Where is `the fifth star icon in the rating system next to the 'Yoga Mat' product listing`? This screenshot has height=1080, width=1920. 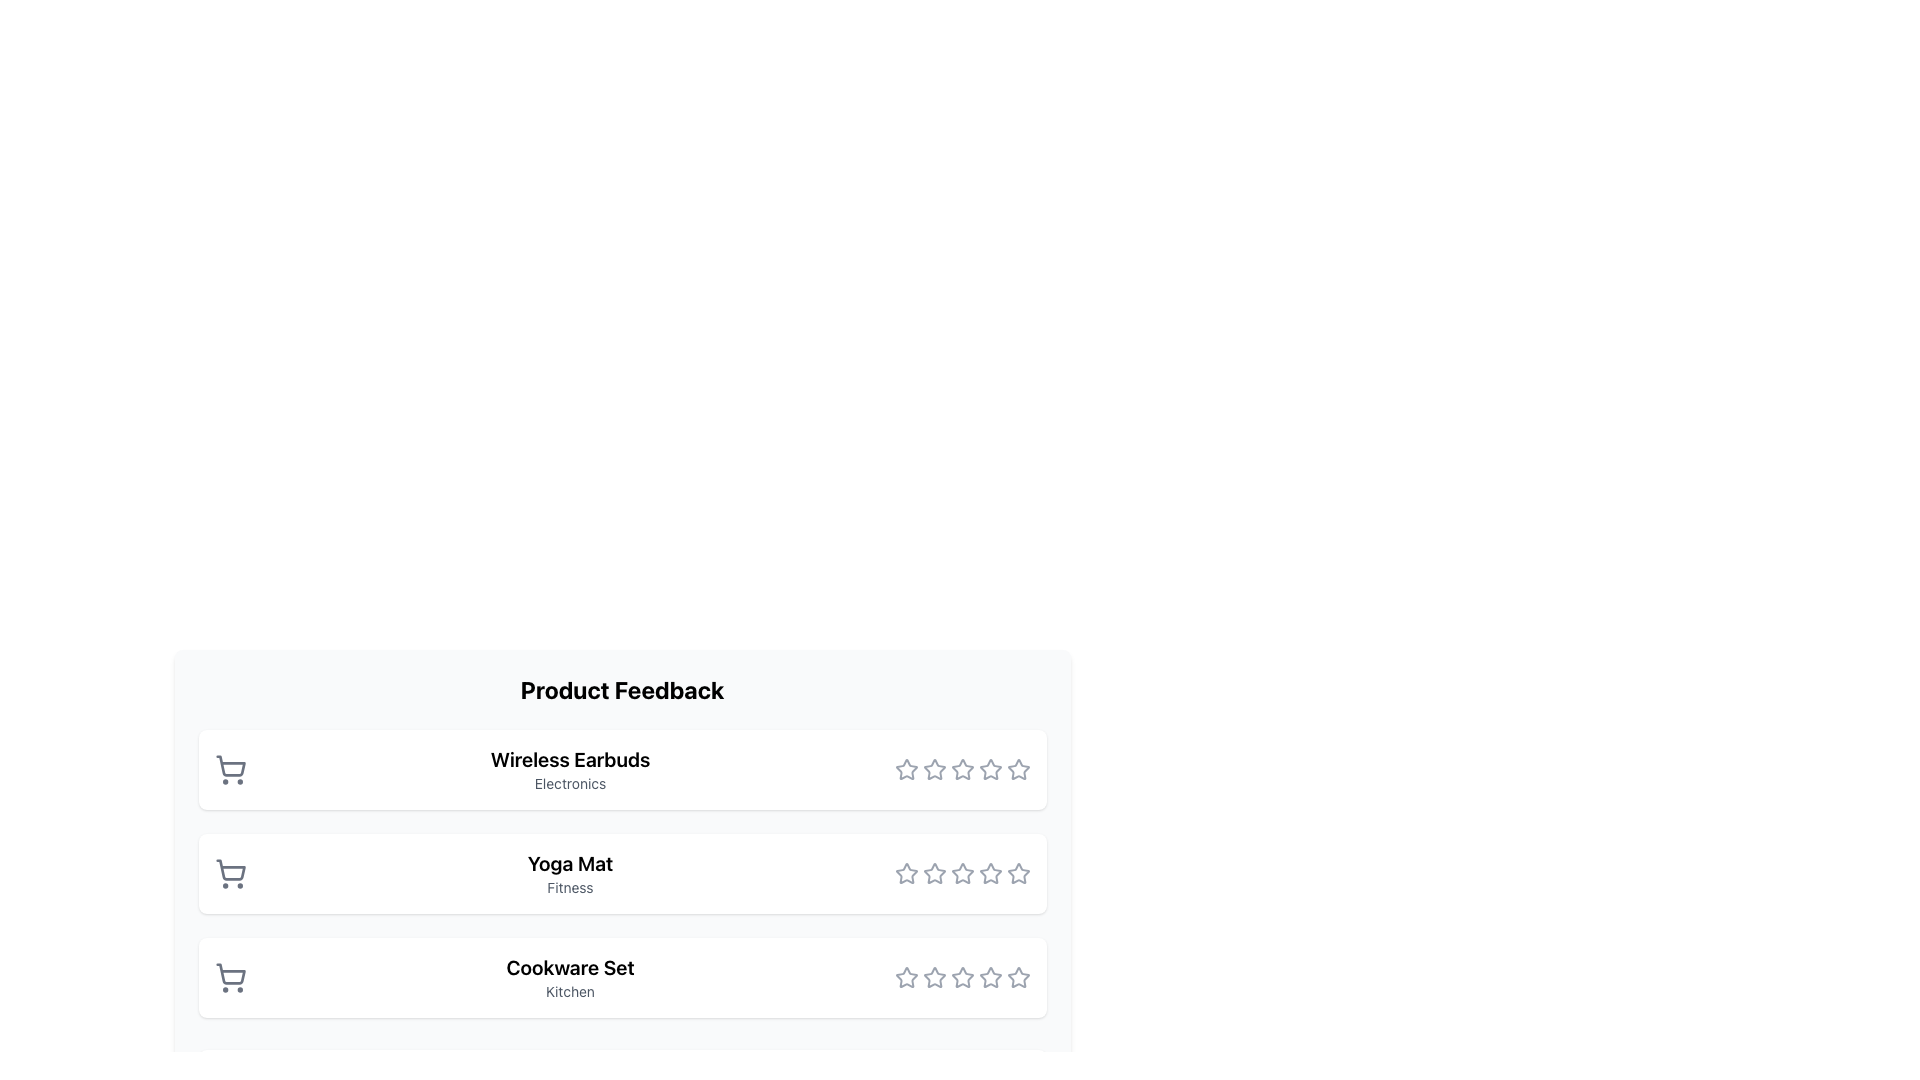
the fifth star icon in the rating system next to the 'Yoga Mat' product listing is located at coordinates (1018, 872).